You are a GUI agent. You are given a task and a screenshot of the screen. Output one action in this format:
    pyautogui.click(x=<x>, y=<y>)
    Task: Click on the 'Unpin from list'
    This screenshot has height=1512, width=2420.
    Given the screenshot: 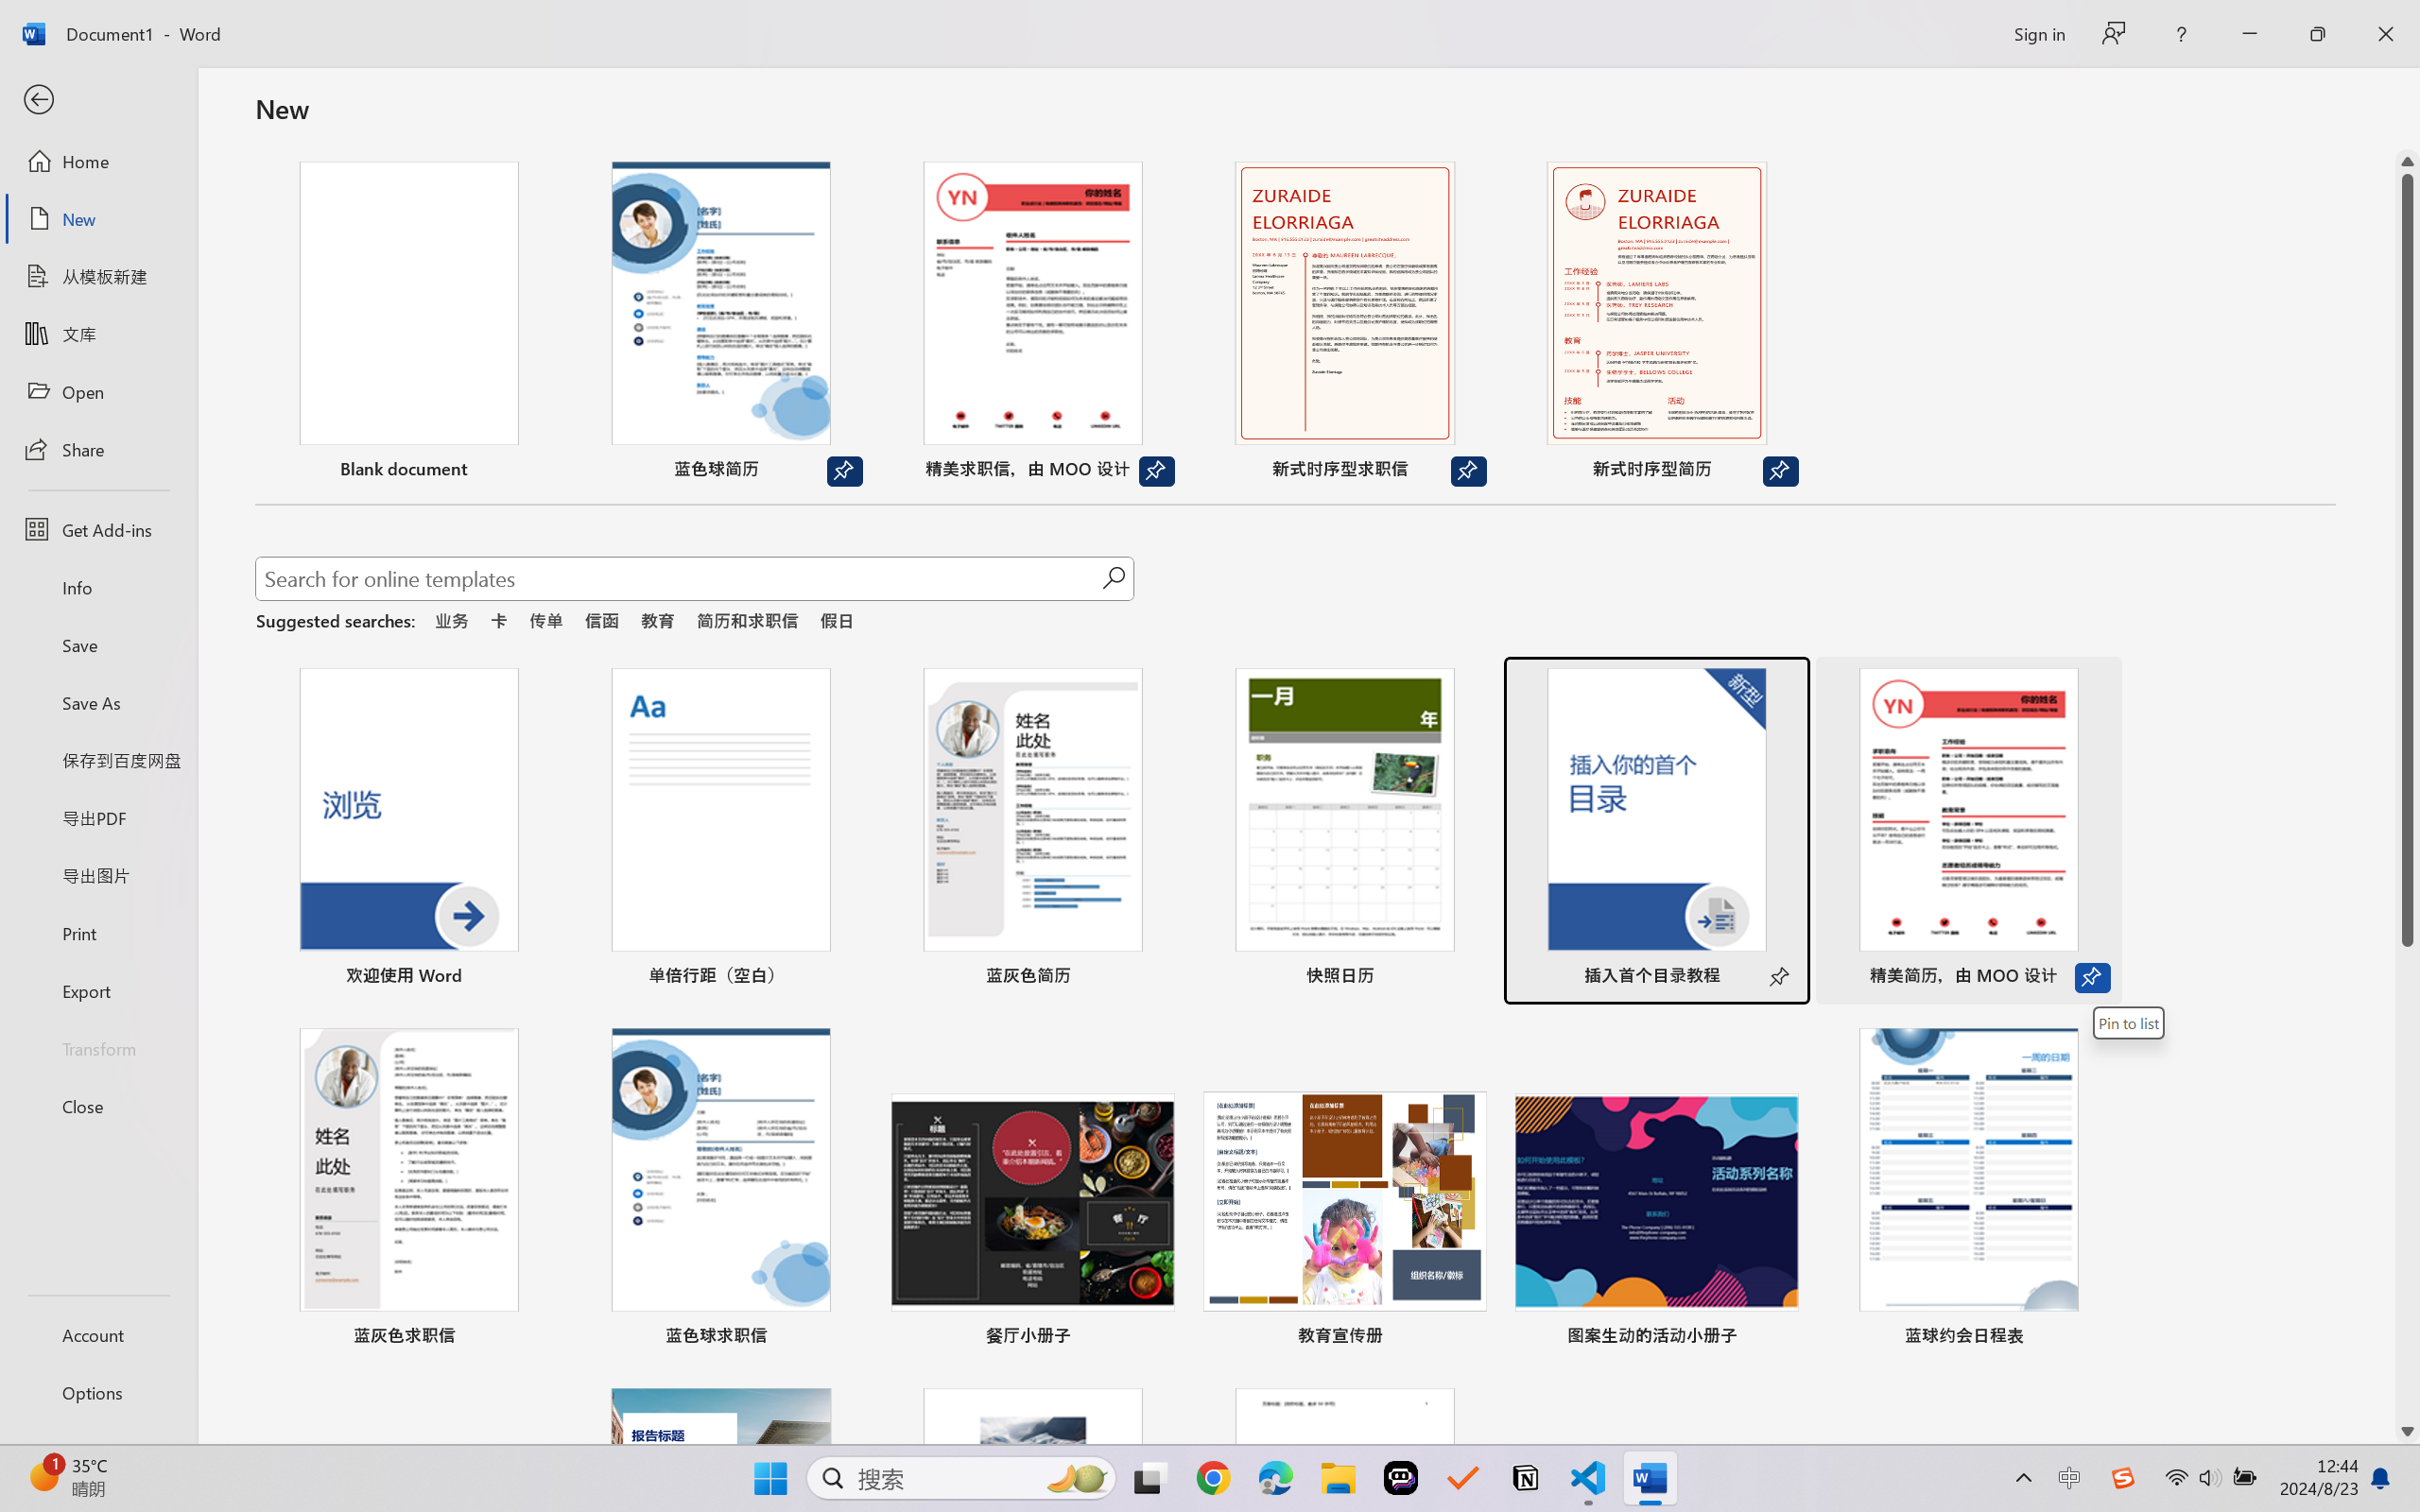 What is the action you would take?
    pyautogui.click(x=1780, y=472)
    